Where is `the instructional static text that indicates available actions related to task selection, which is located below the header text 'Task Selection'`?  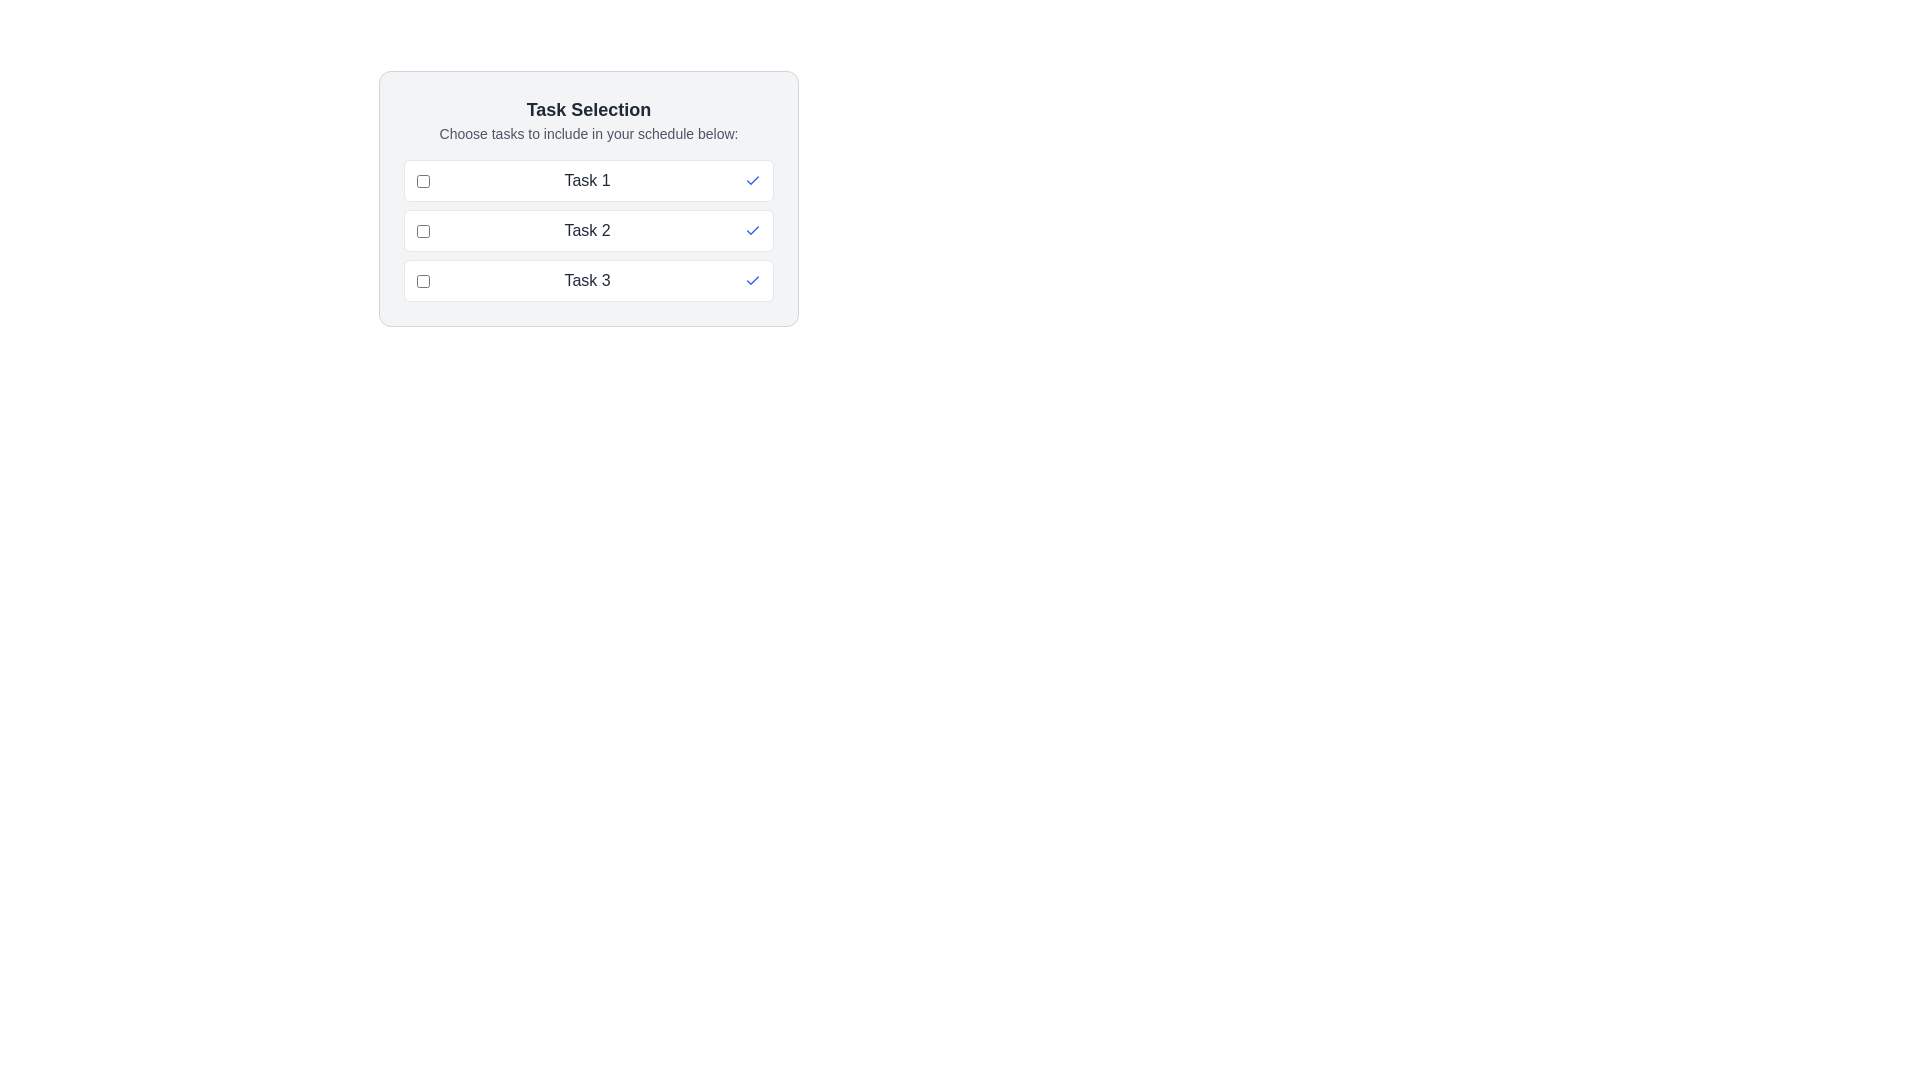 the instructional static text that indicates available actions related to task selection, which is located below the header text 'Task Selection' is located at coordinates (588, 134).